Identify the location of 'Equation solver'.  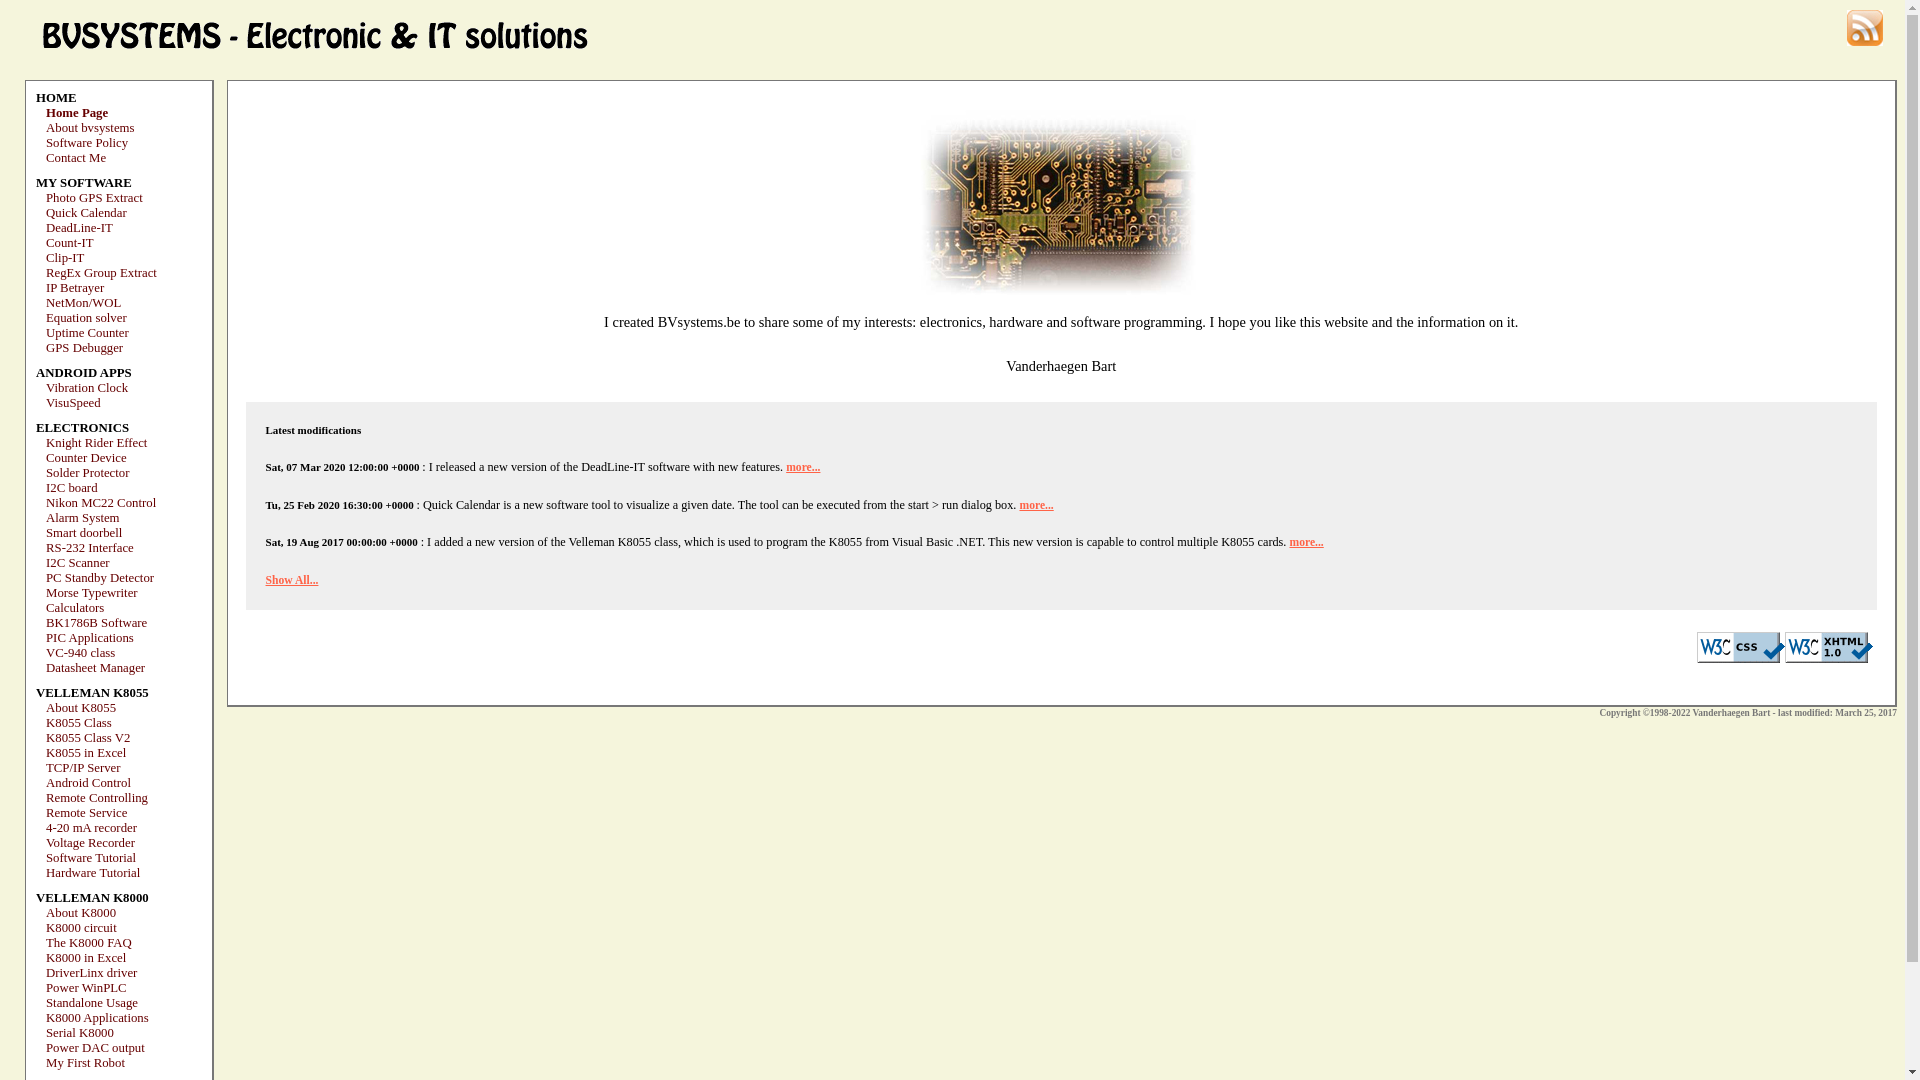
(85, 316).